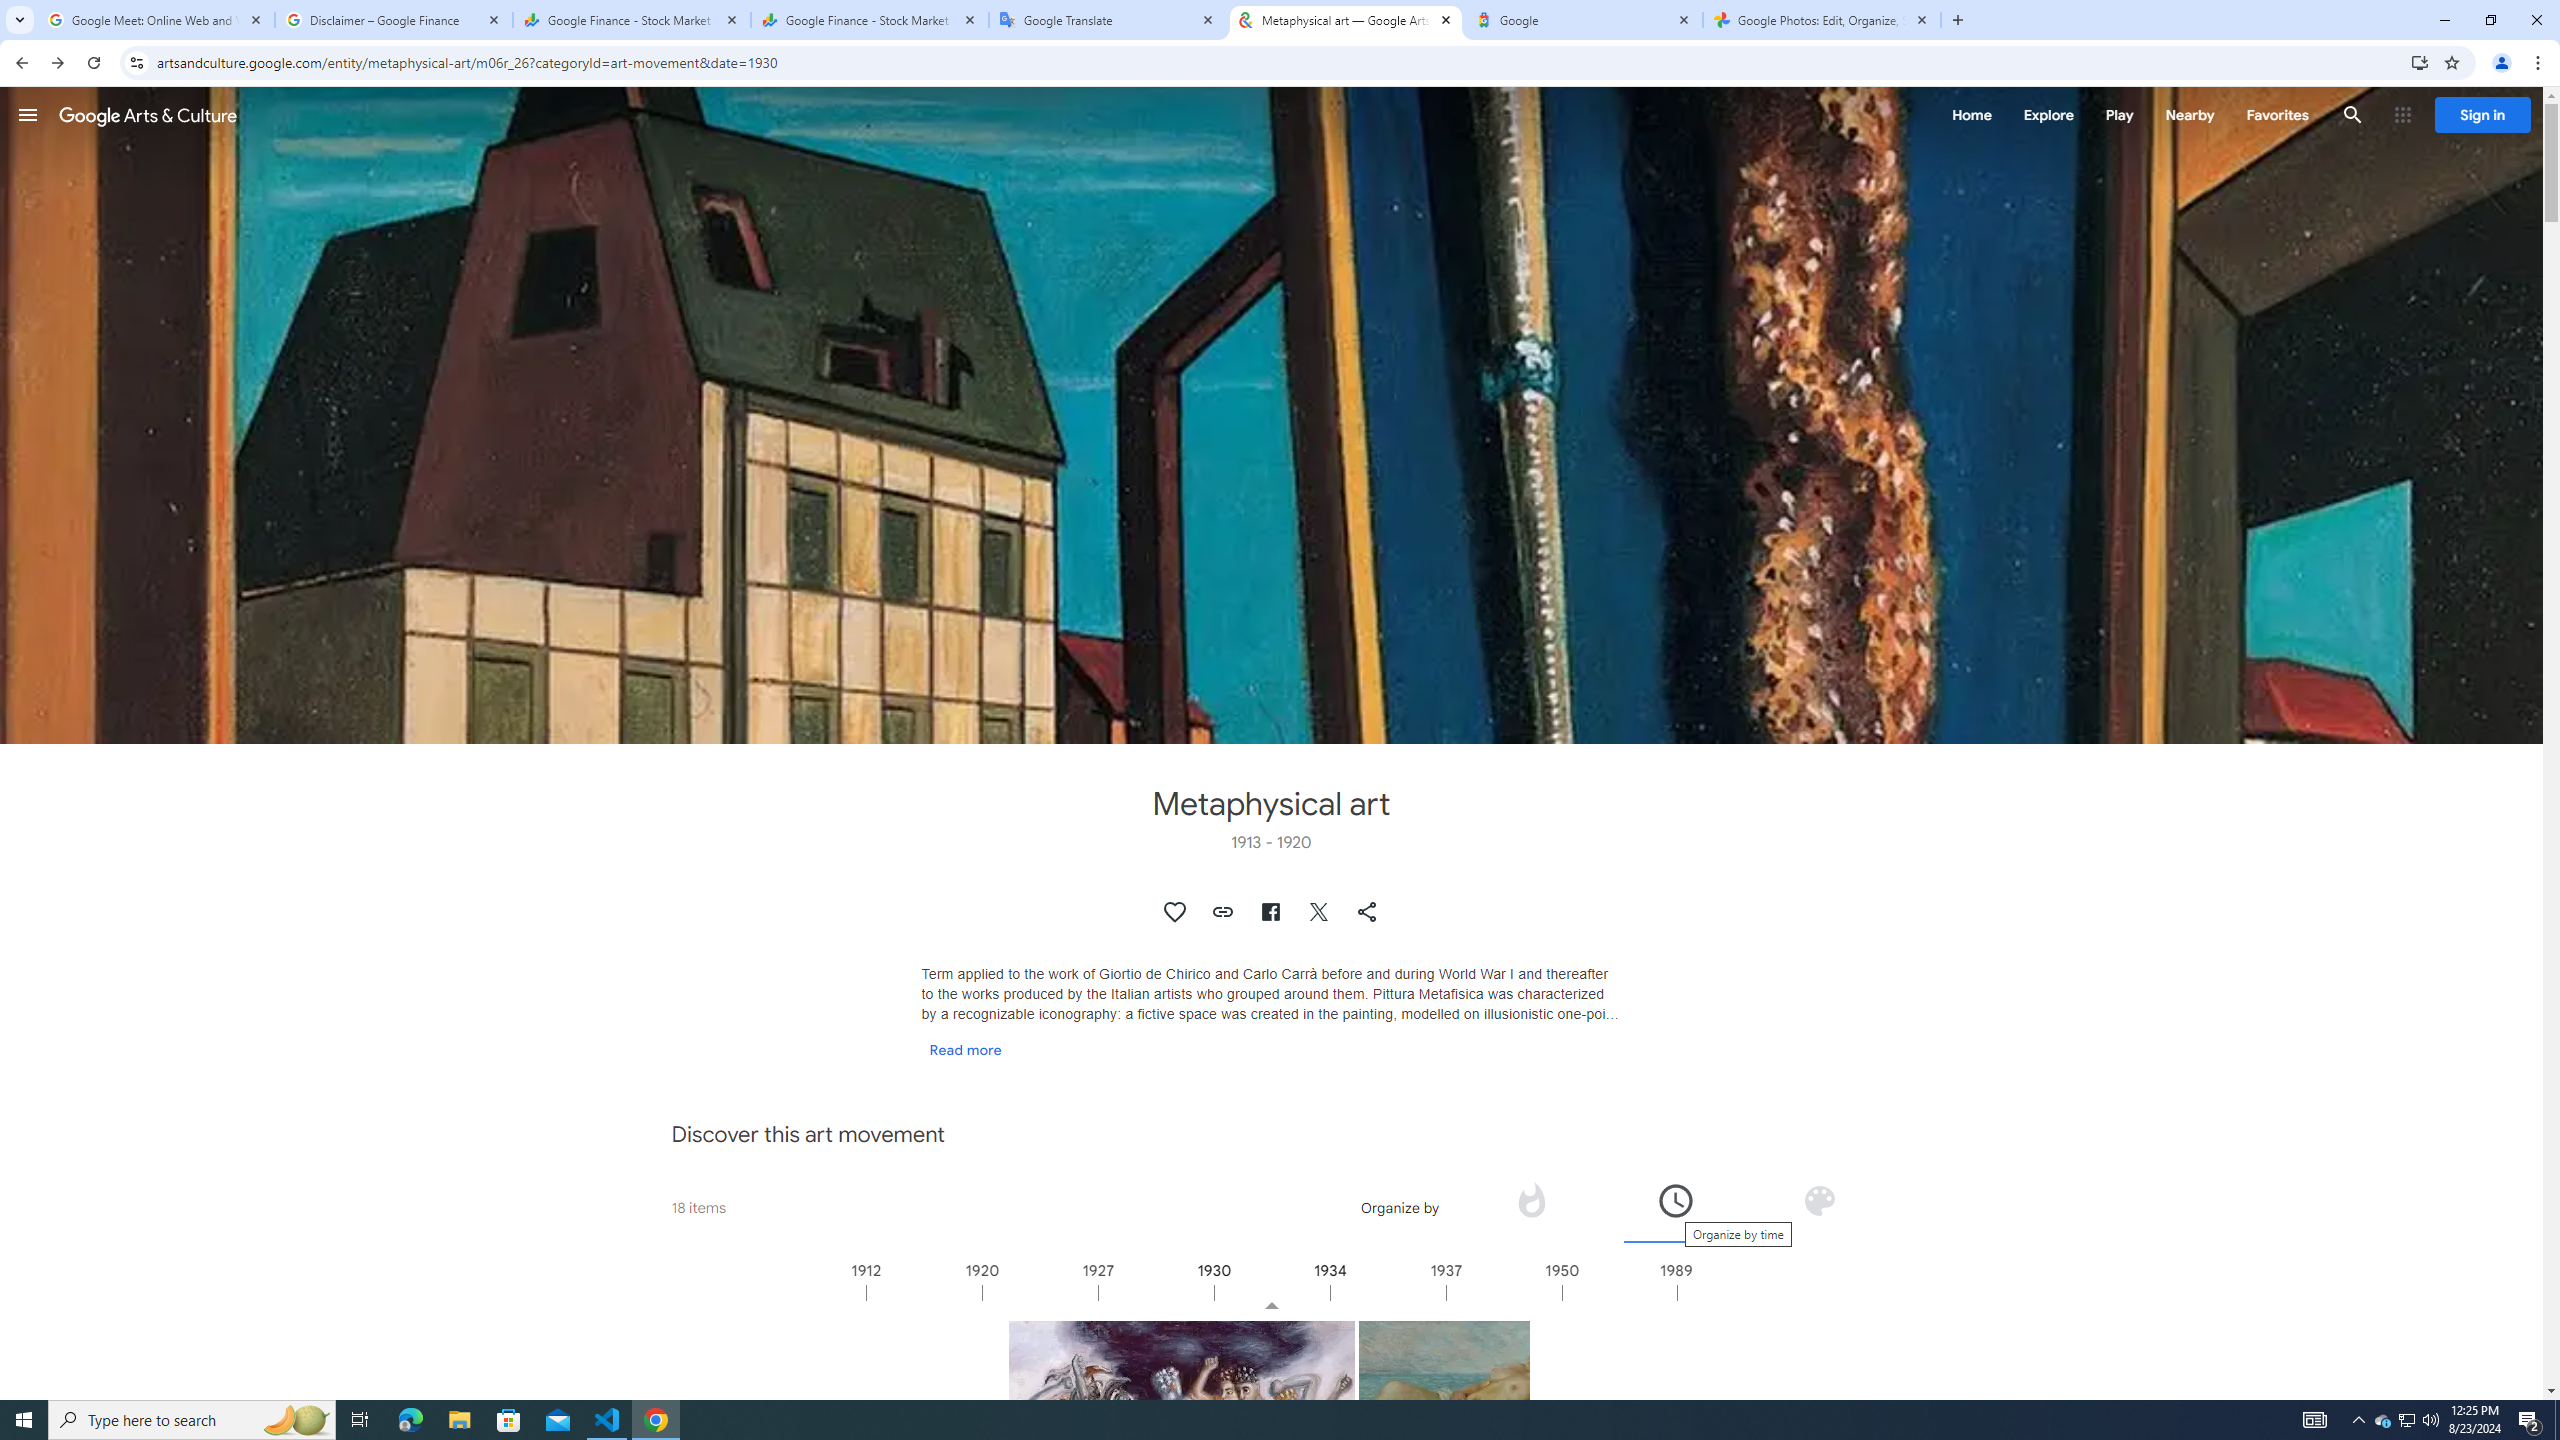 The height and width of the screenshot is (1440, 2560). Describe the element at coordinates (1583, 19) in the screenshot. I see `'Google'` at that location.